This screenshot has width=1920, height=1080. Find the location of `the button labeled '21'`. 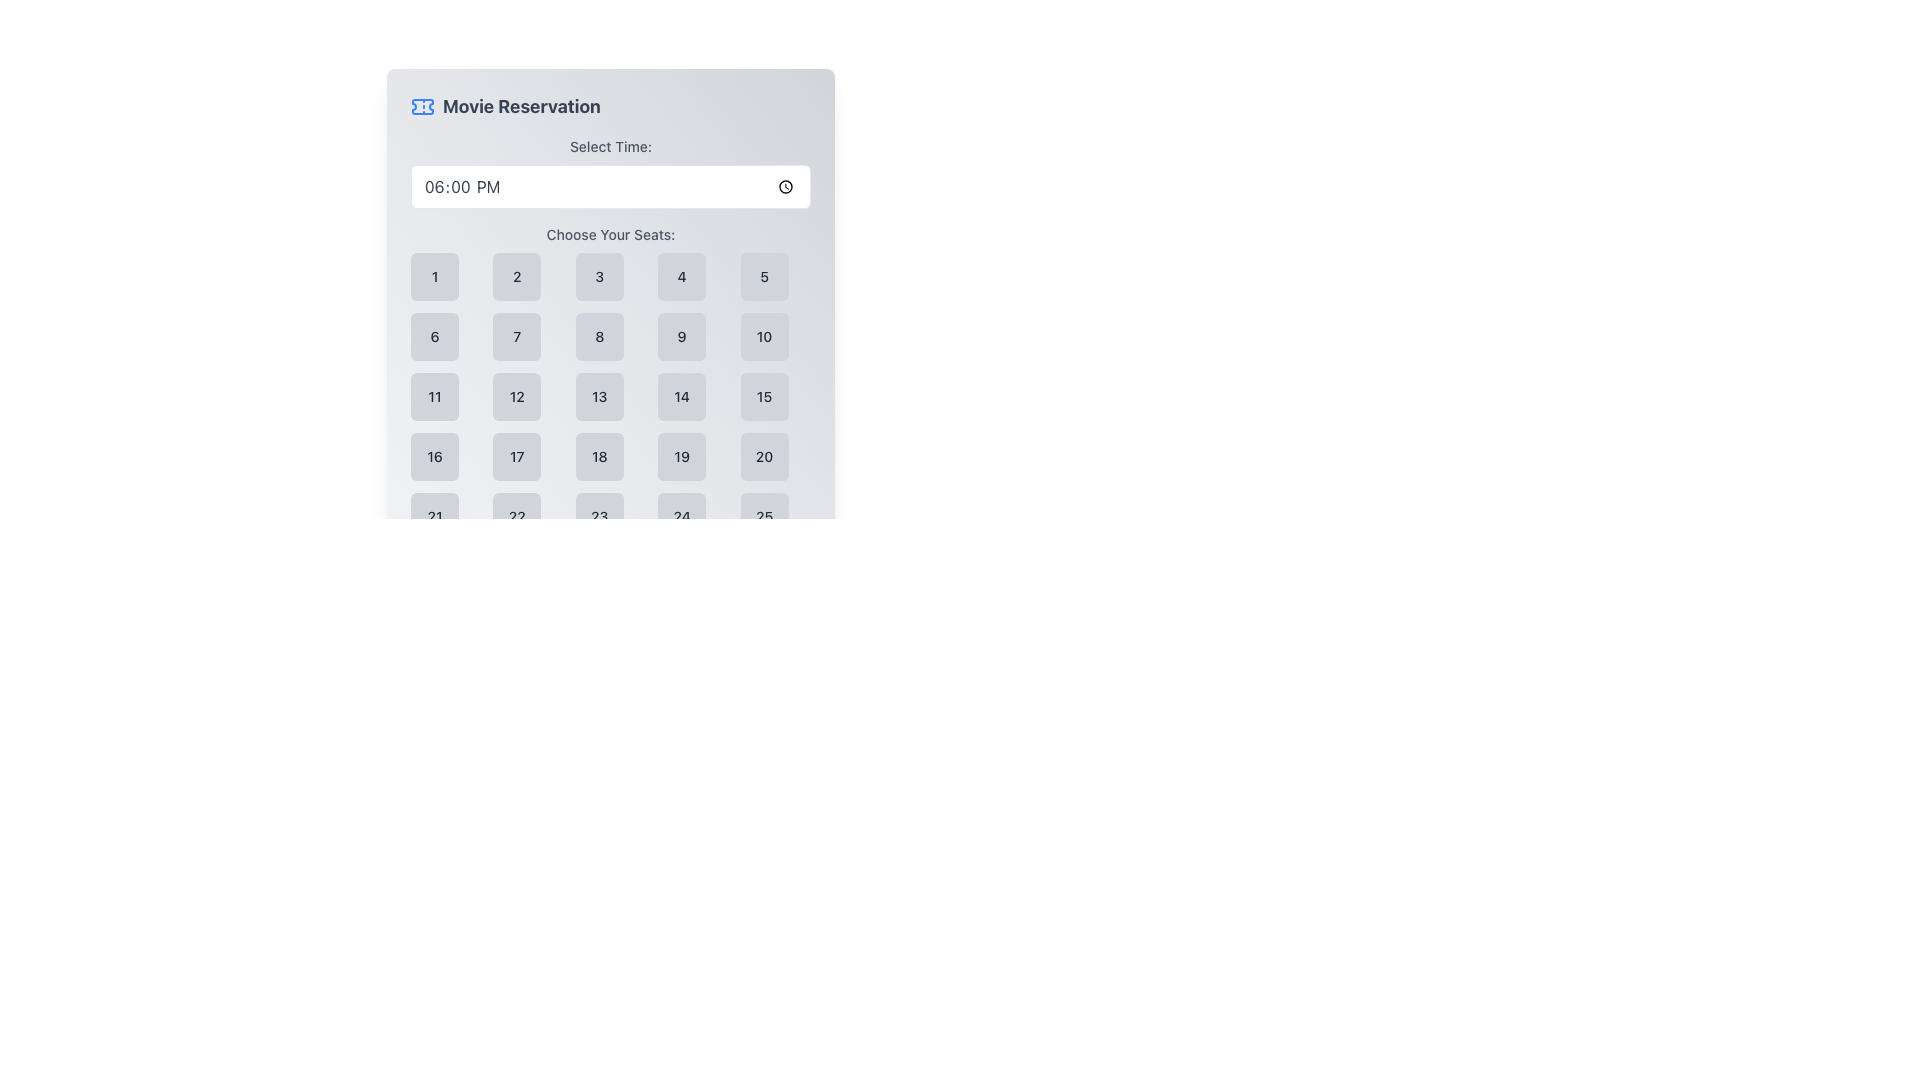

the button labeled '21' is located at coordinates (434, 515).